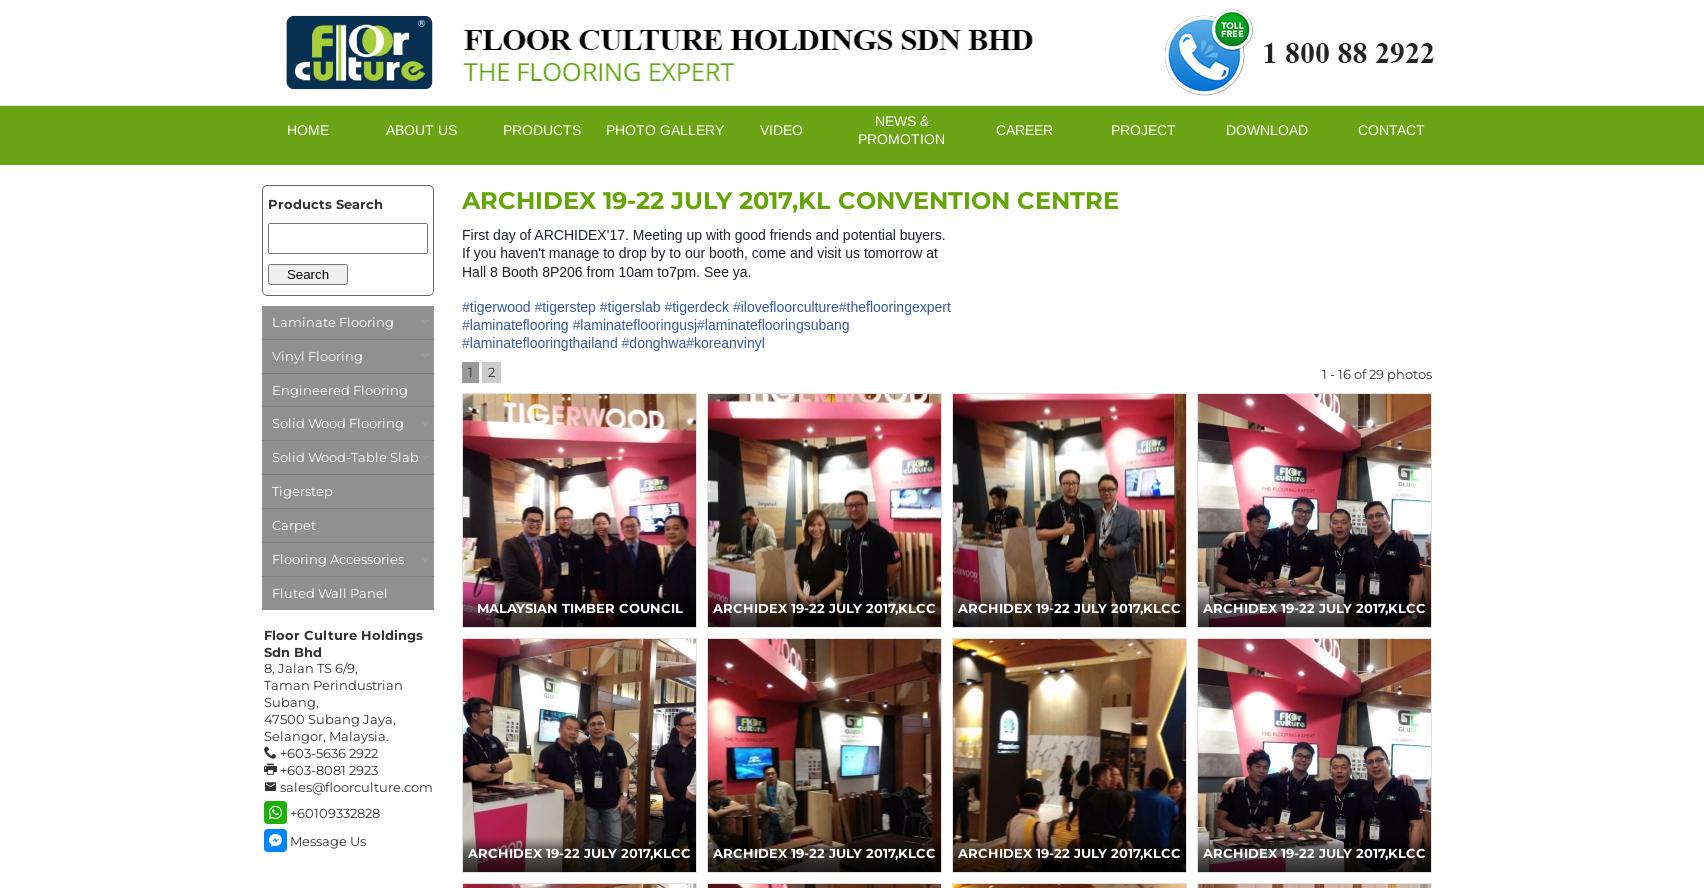  Describe the element at coordinates (543, 343) in the screenshot. I see `'laminateflooringthailand'` at that location.